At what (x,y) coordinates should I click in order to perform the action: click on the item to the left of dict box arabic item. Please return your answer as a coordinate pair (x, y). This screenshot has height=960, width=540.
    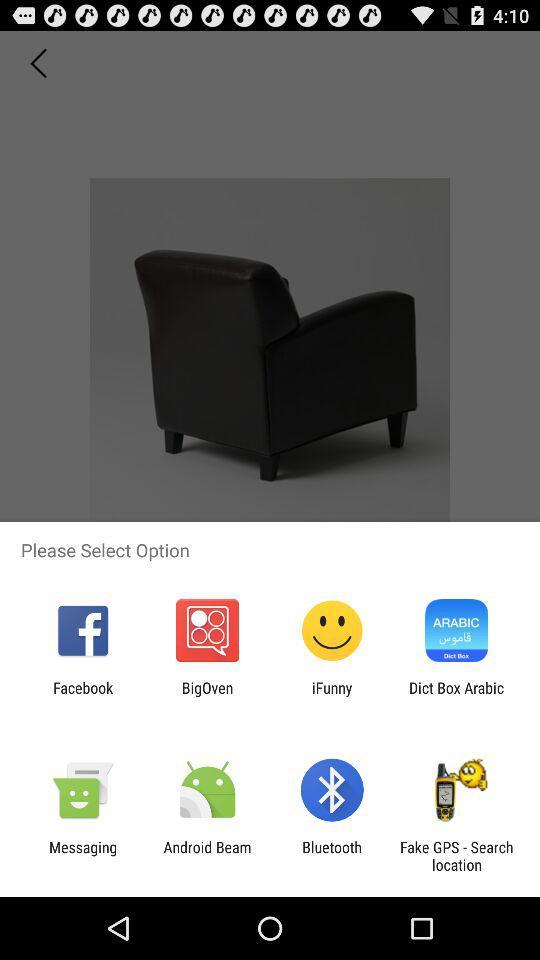
    Looking at the image, I should click on (332, 696).